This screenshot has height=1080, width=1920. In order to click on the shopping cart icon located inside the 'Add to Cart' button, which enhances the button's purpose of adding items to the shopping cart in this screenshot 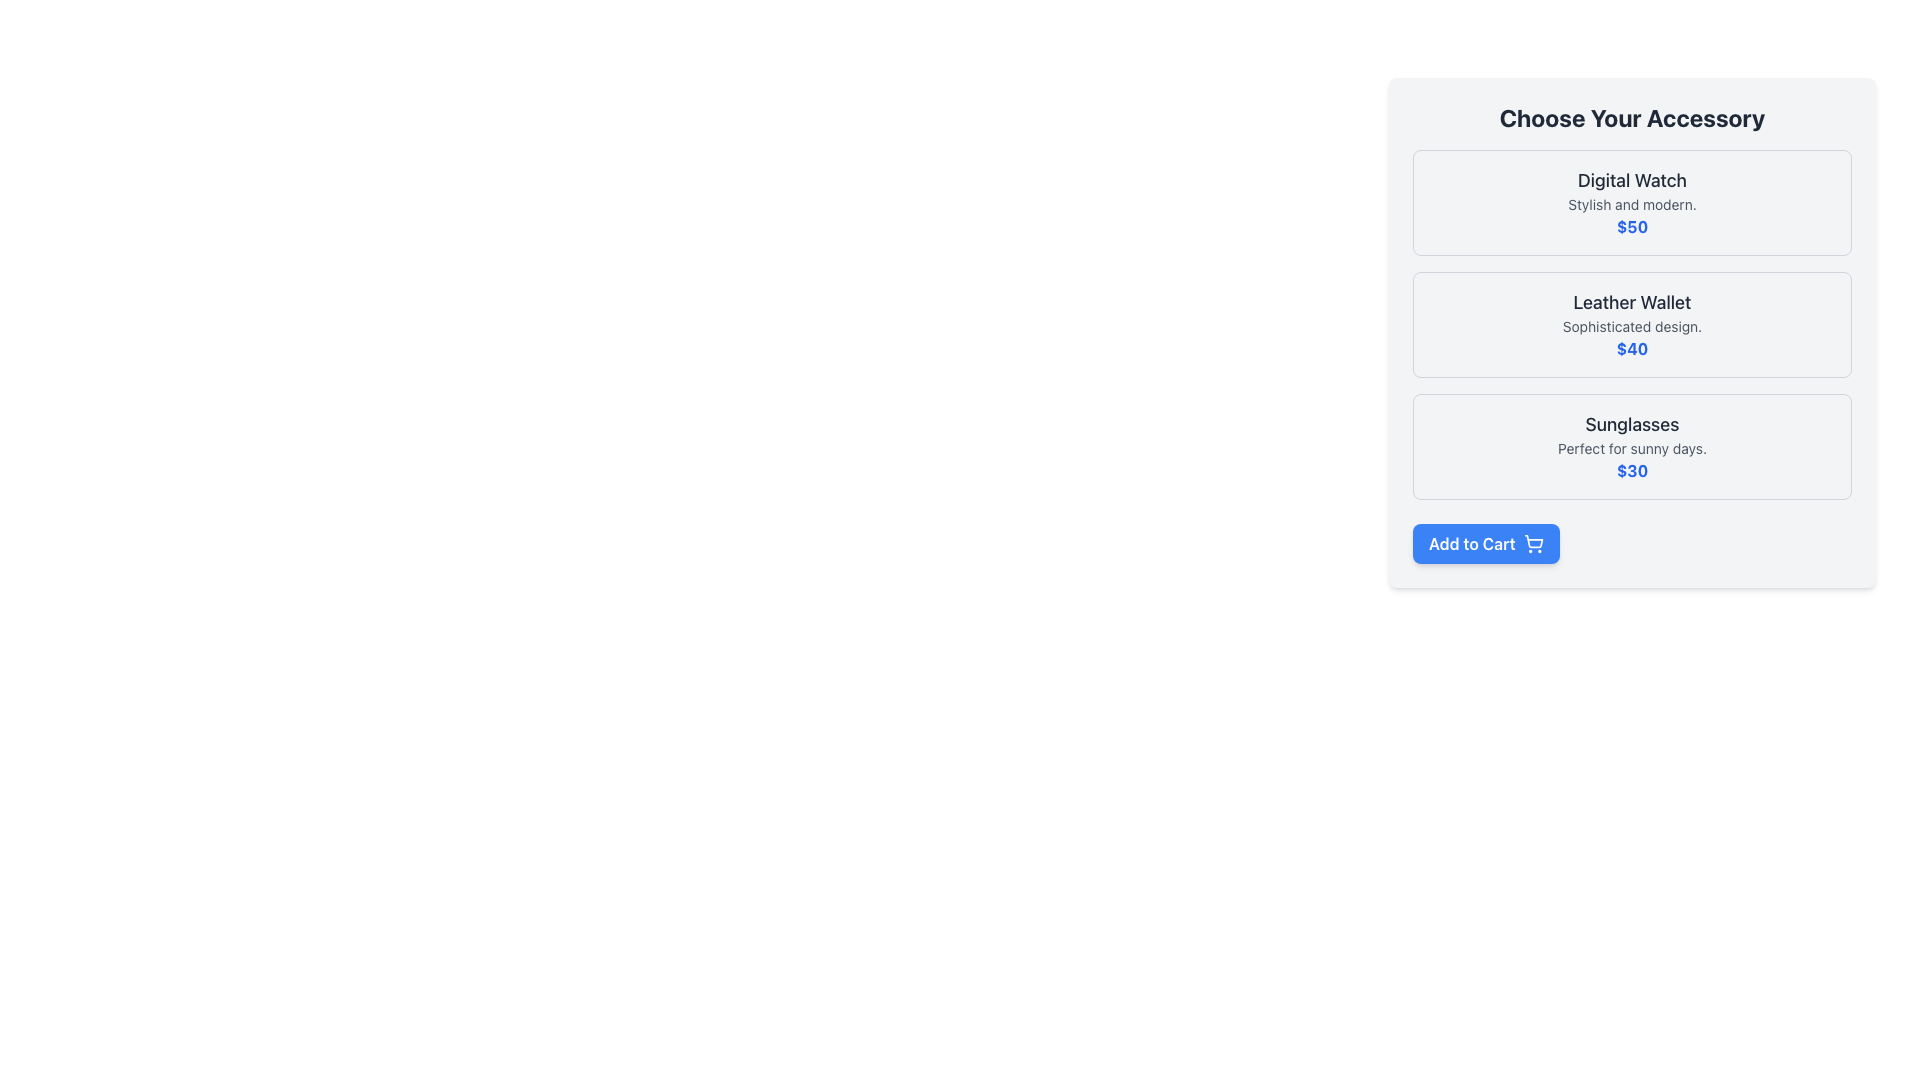, I will do `click(1532, 543)`.